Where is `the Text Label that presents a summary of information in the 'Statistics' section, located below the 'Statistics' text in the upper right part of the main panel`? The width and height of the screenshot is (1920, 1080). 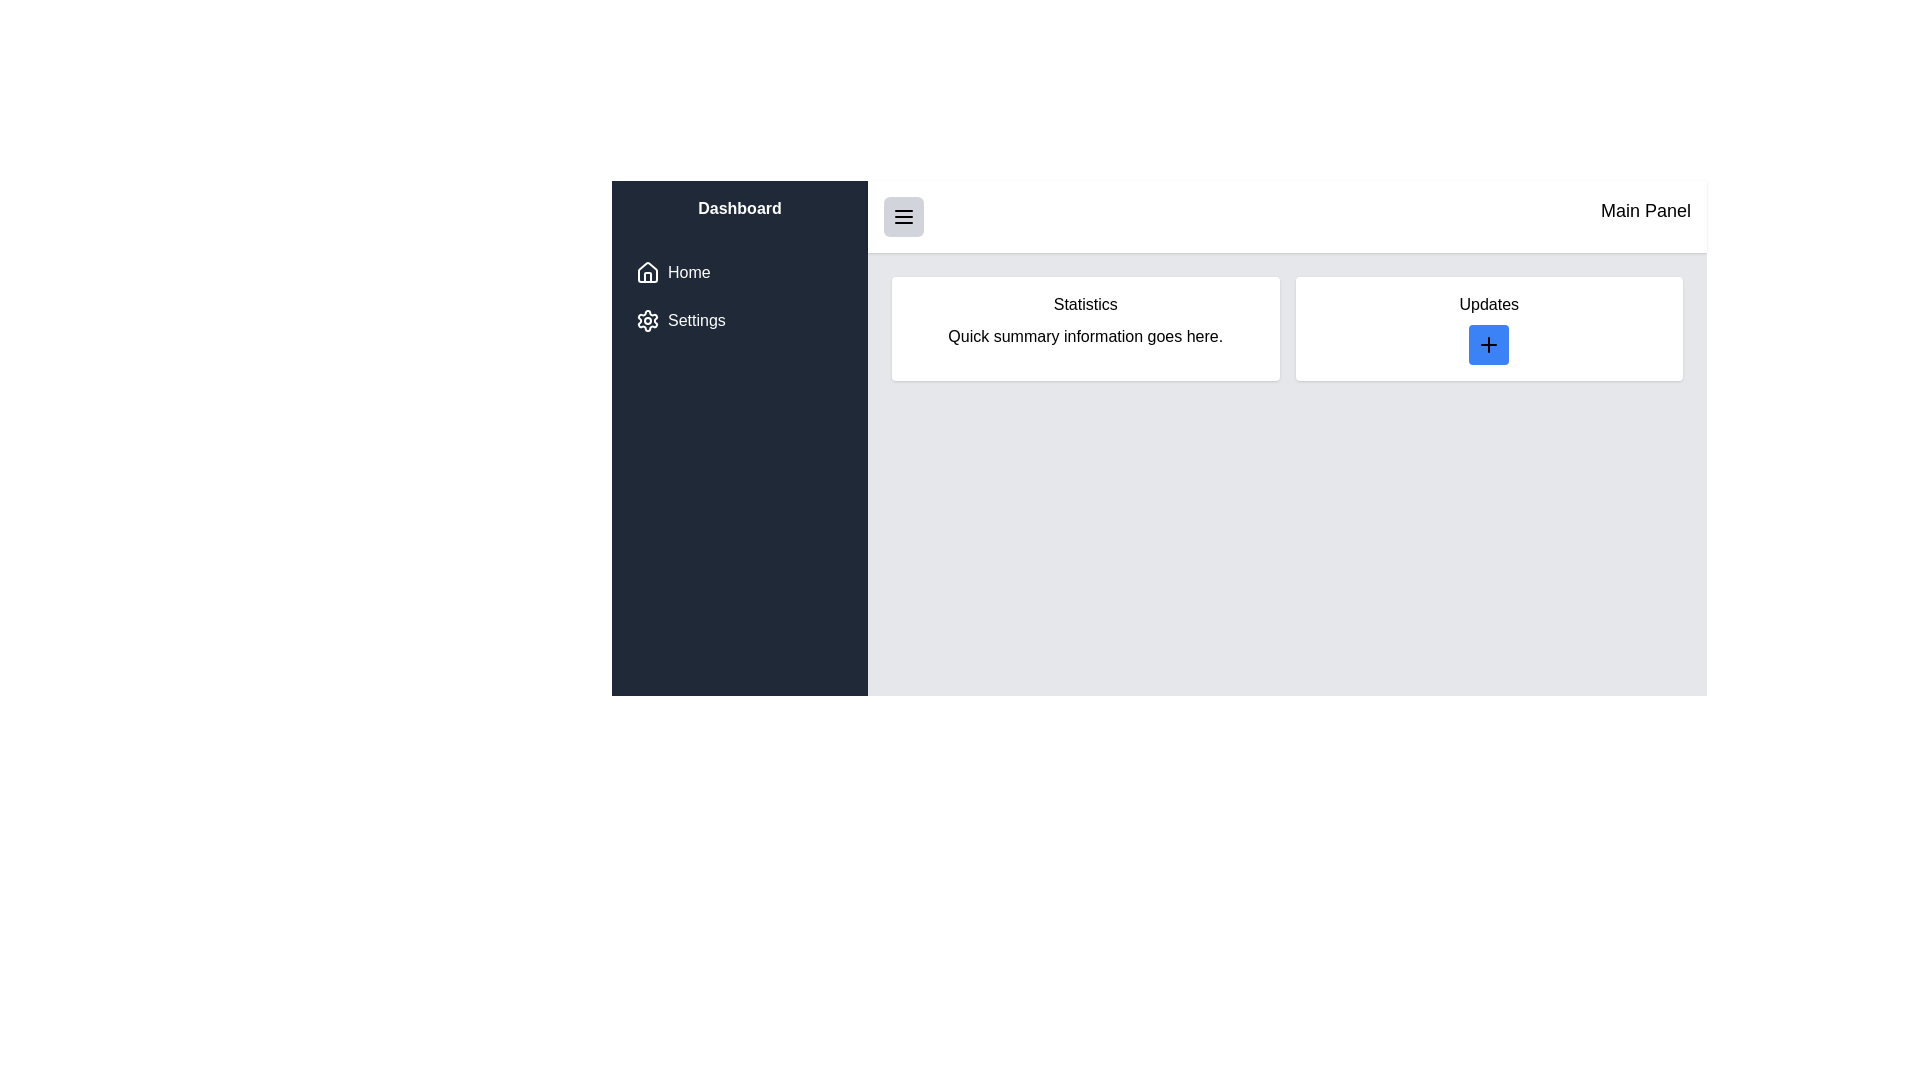 the Text Label that presents a summary of information in the 'Statistics' section, located below the 'Statistics' text in the upper right part of the main panel is located at coordinates (1084, 335).